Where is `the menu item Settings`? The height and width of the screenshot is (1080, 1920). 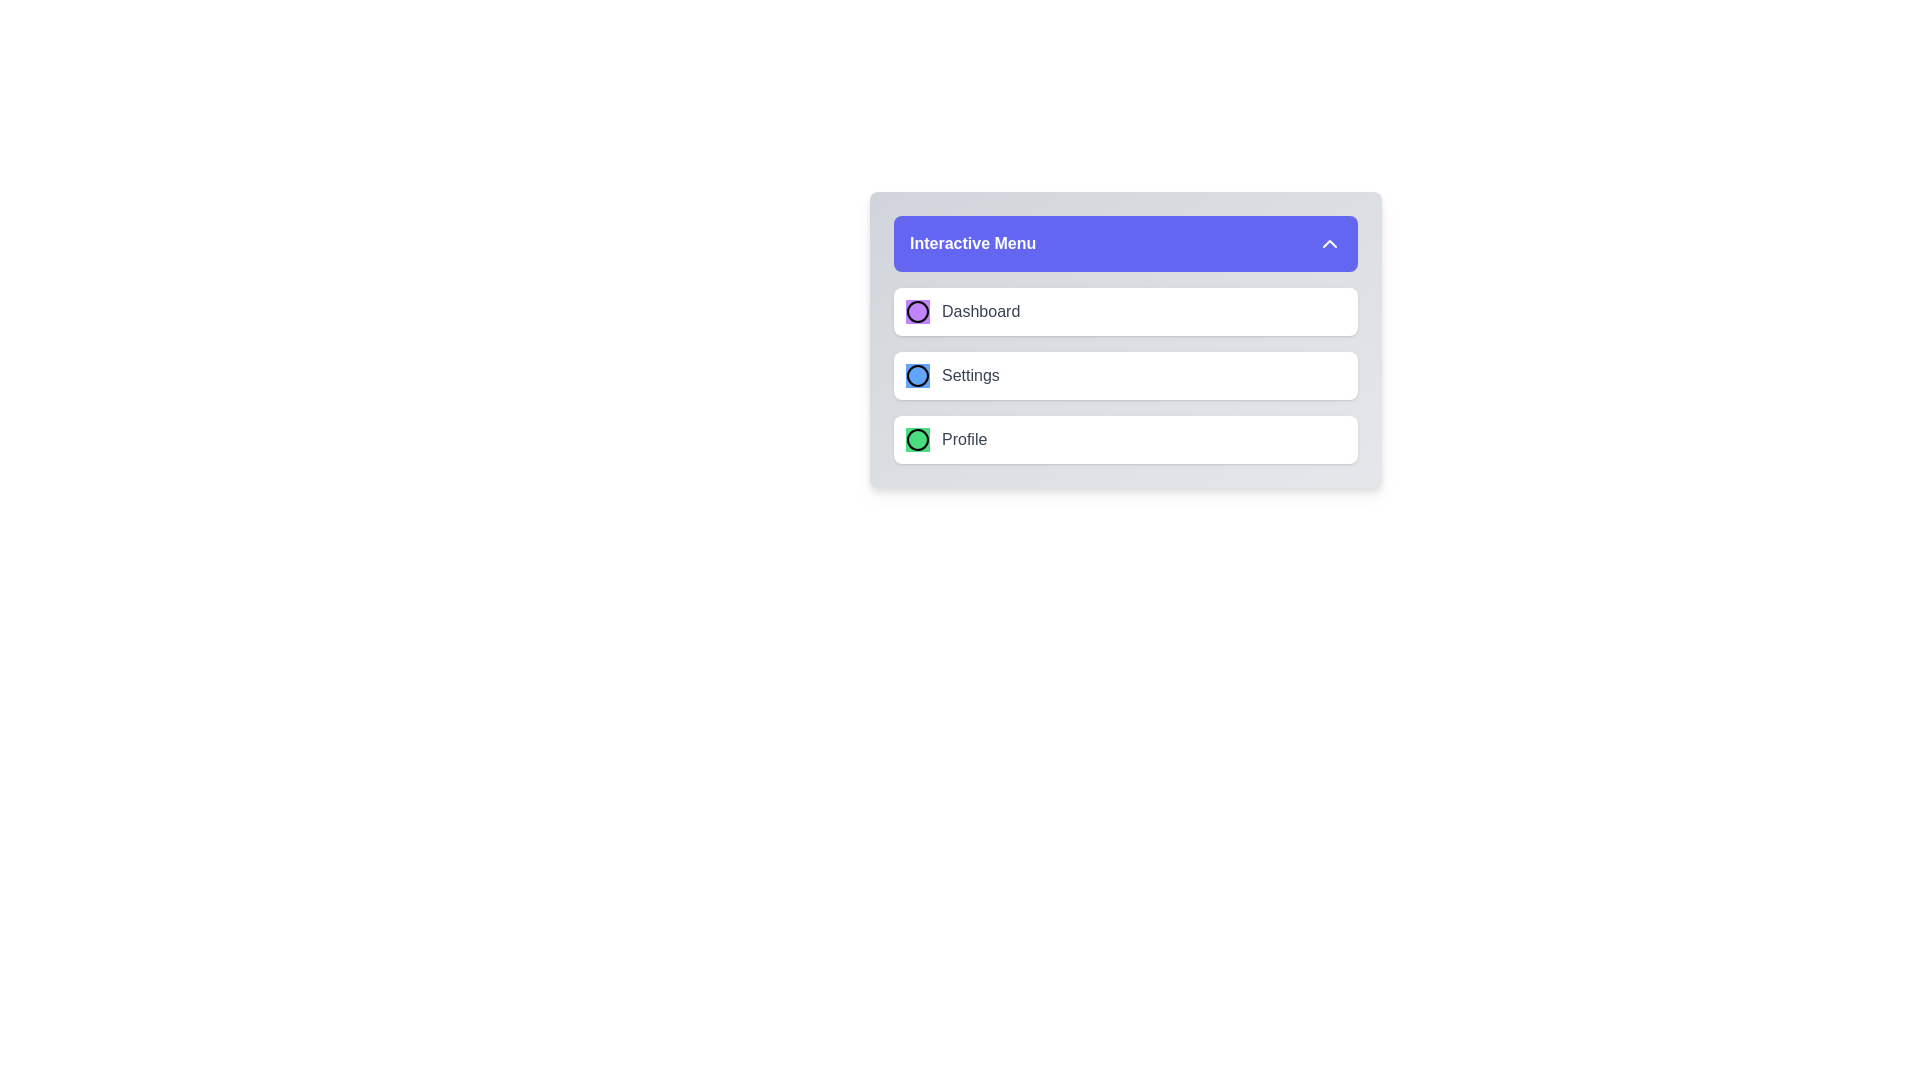
the menu item Settings is located at coordinates (1126, 375).